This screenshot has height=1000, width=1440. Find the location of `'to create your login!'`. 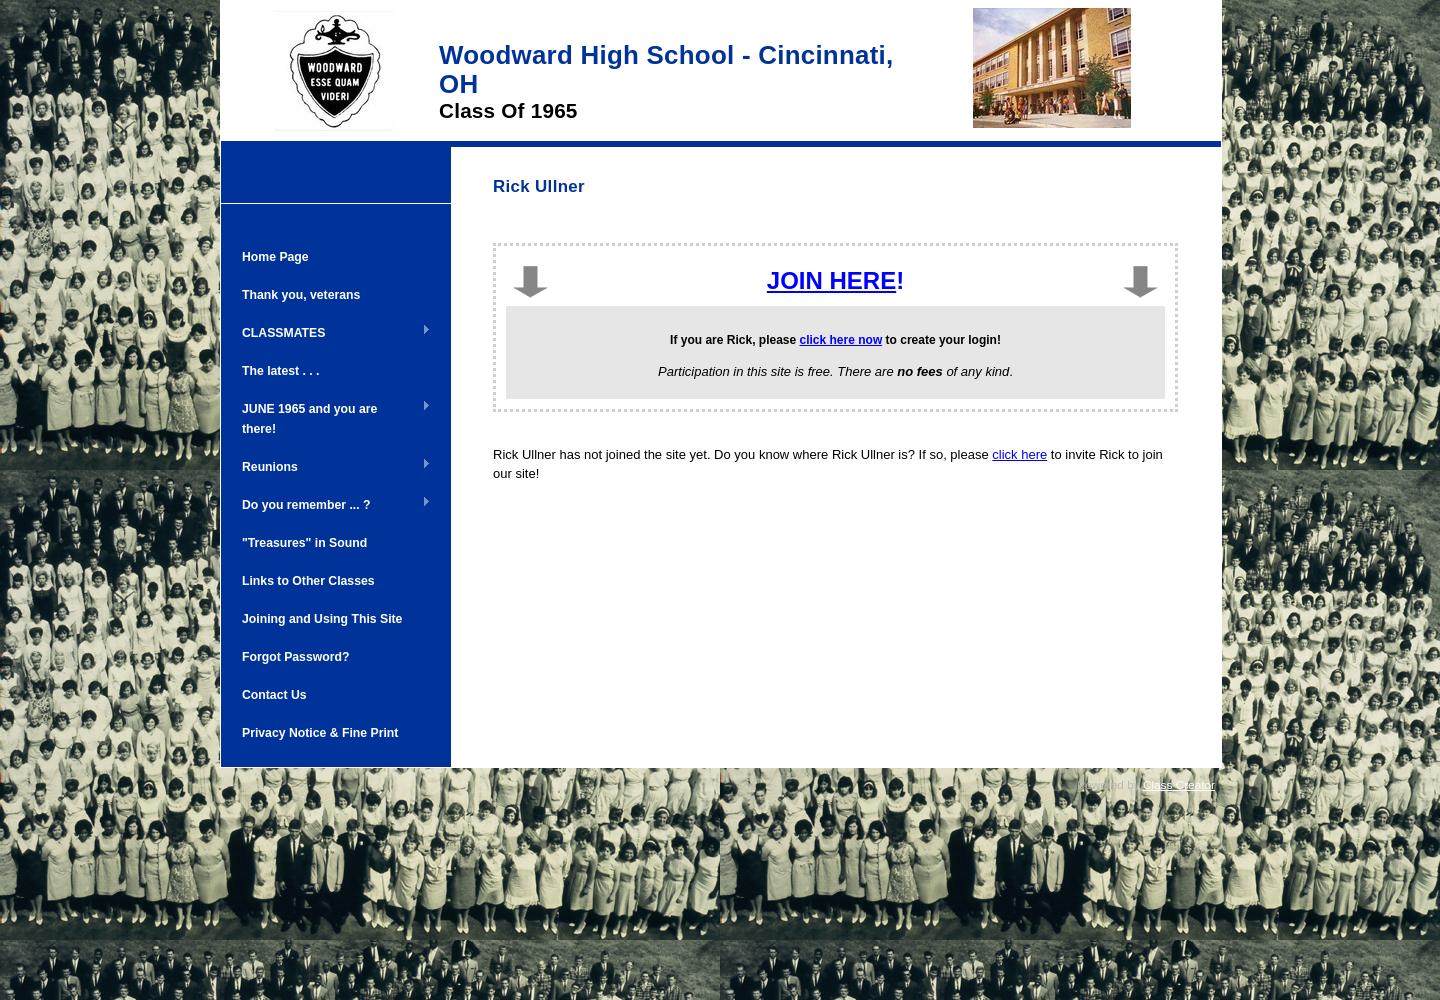

'to create your login!' is located at coordinates (941, 338).